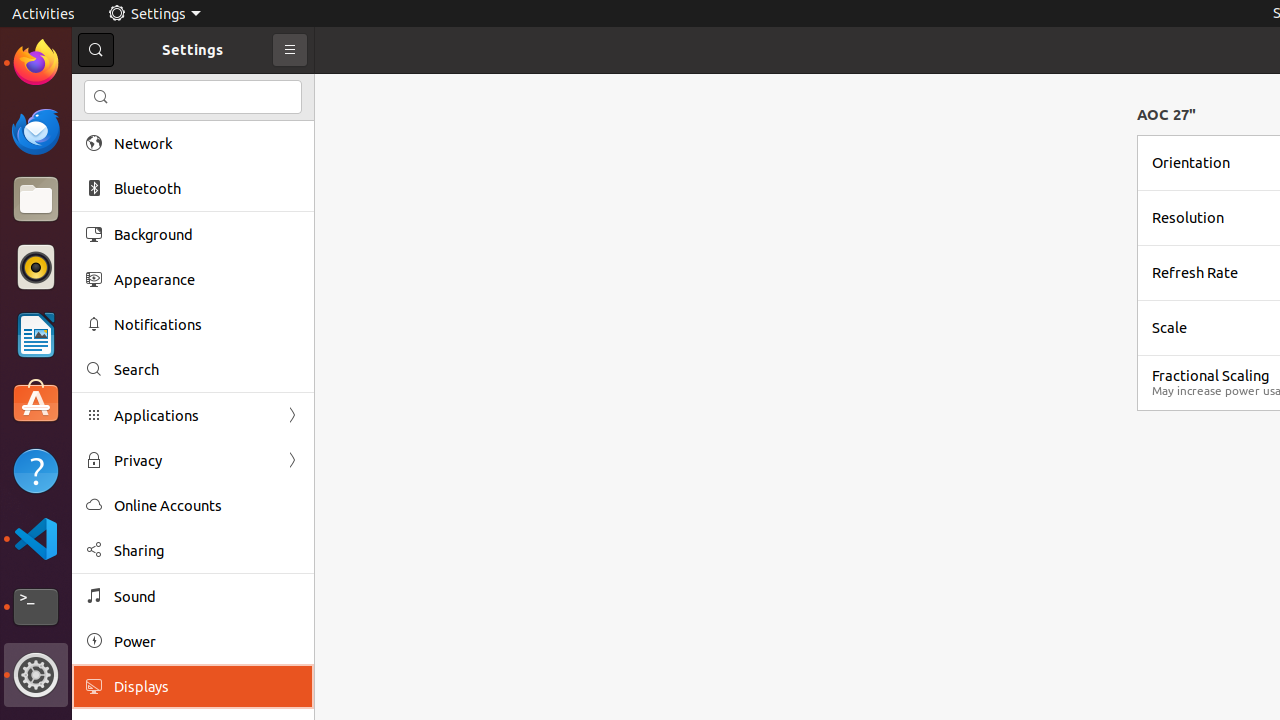 The height and width of the screenshot is (720, 1280). Describe the element at coordinates (43, 13) in the screenshot. I see `'Activities'` at that location.